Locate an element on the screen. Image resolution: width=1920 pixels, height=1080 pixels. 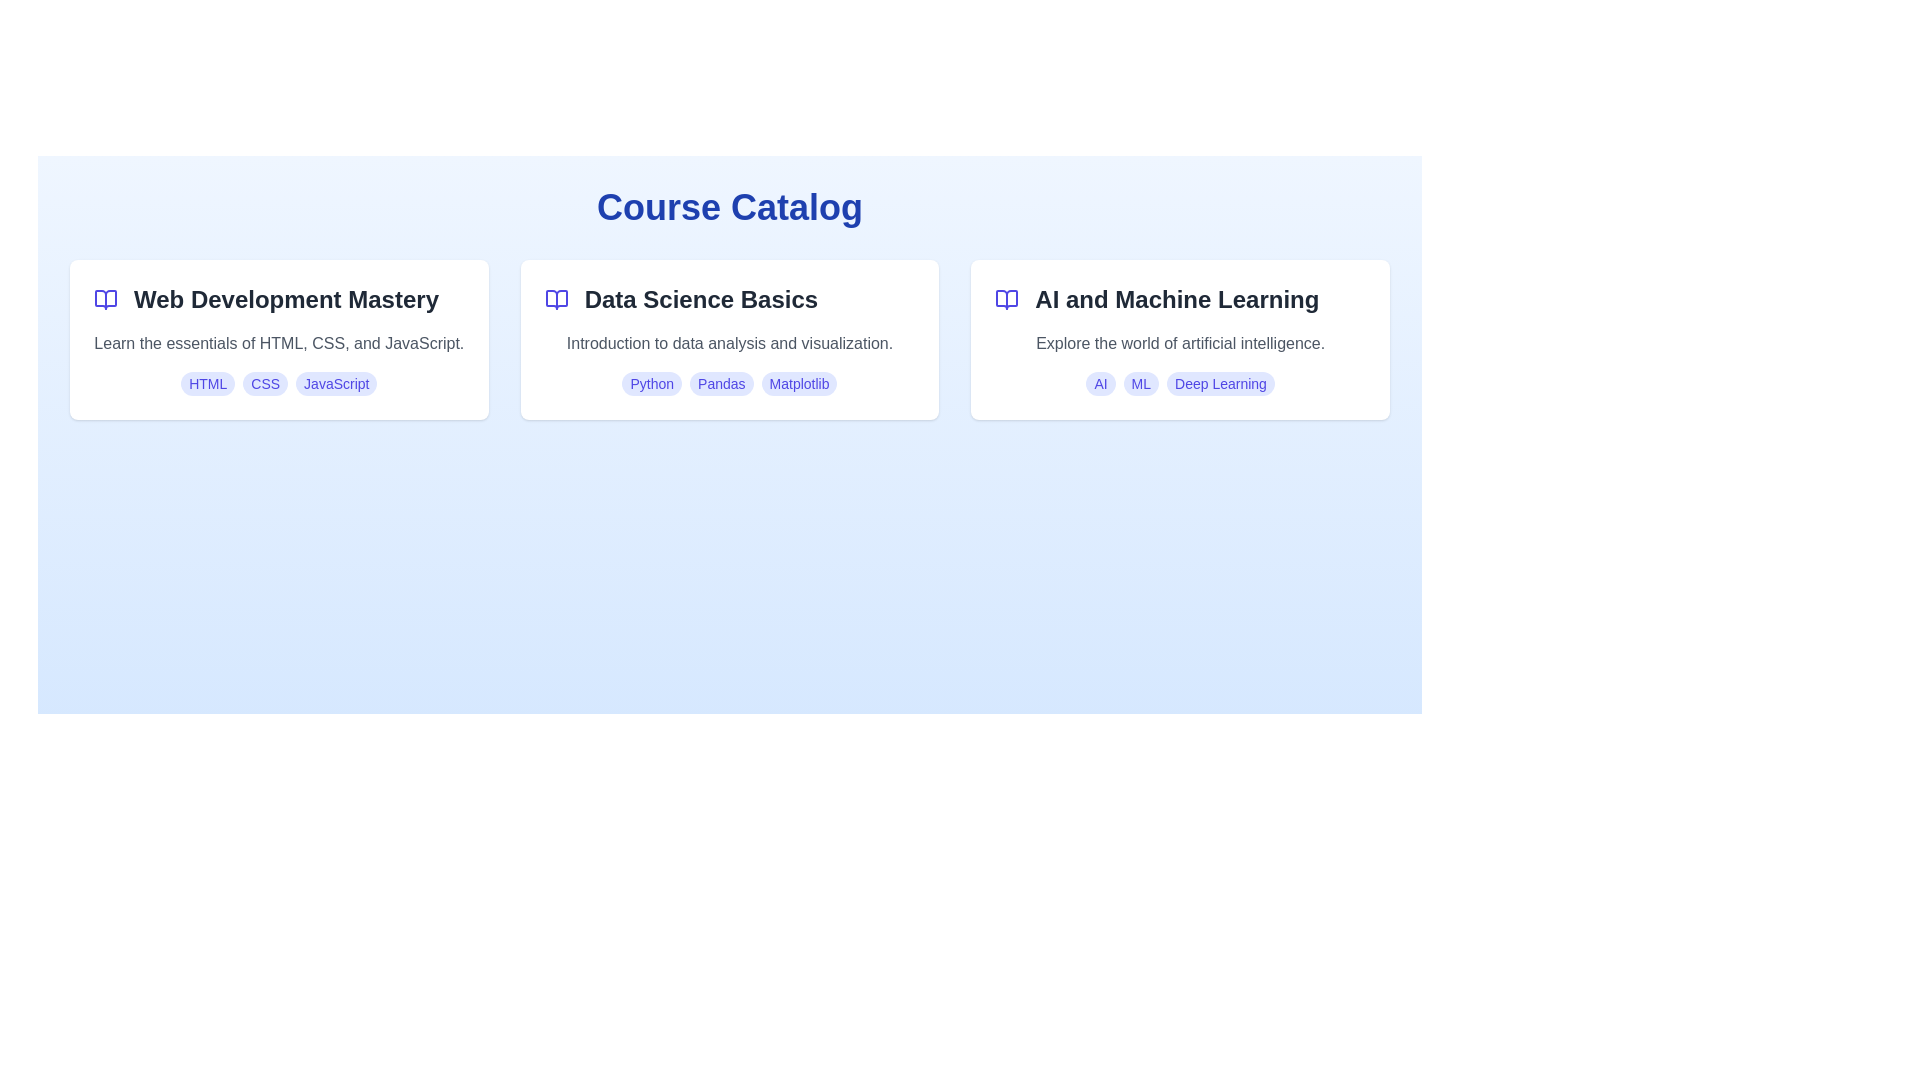
the informational card located at the far right of the three-column grid layout, which presents information about a course or topic related to AI and machine learning is located at coordinates (1180, 338).